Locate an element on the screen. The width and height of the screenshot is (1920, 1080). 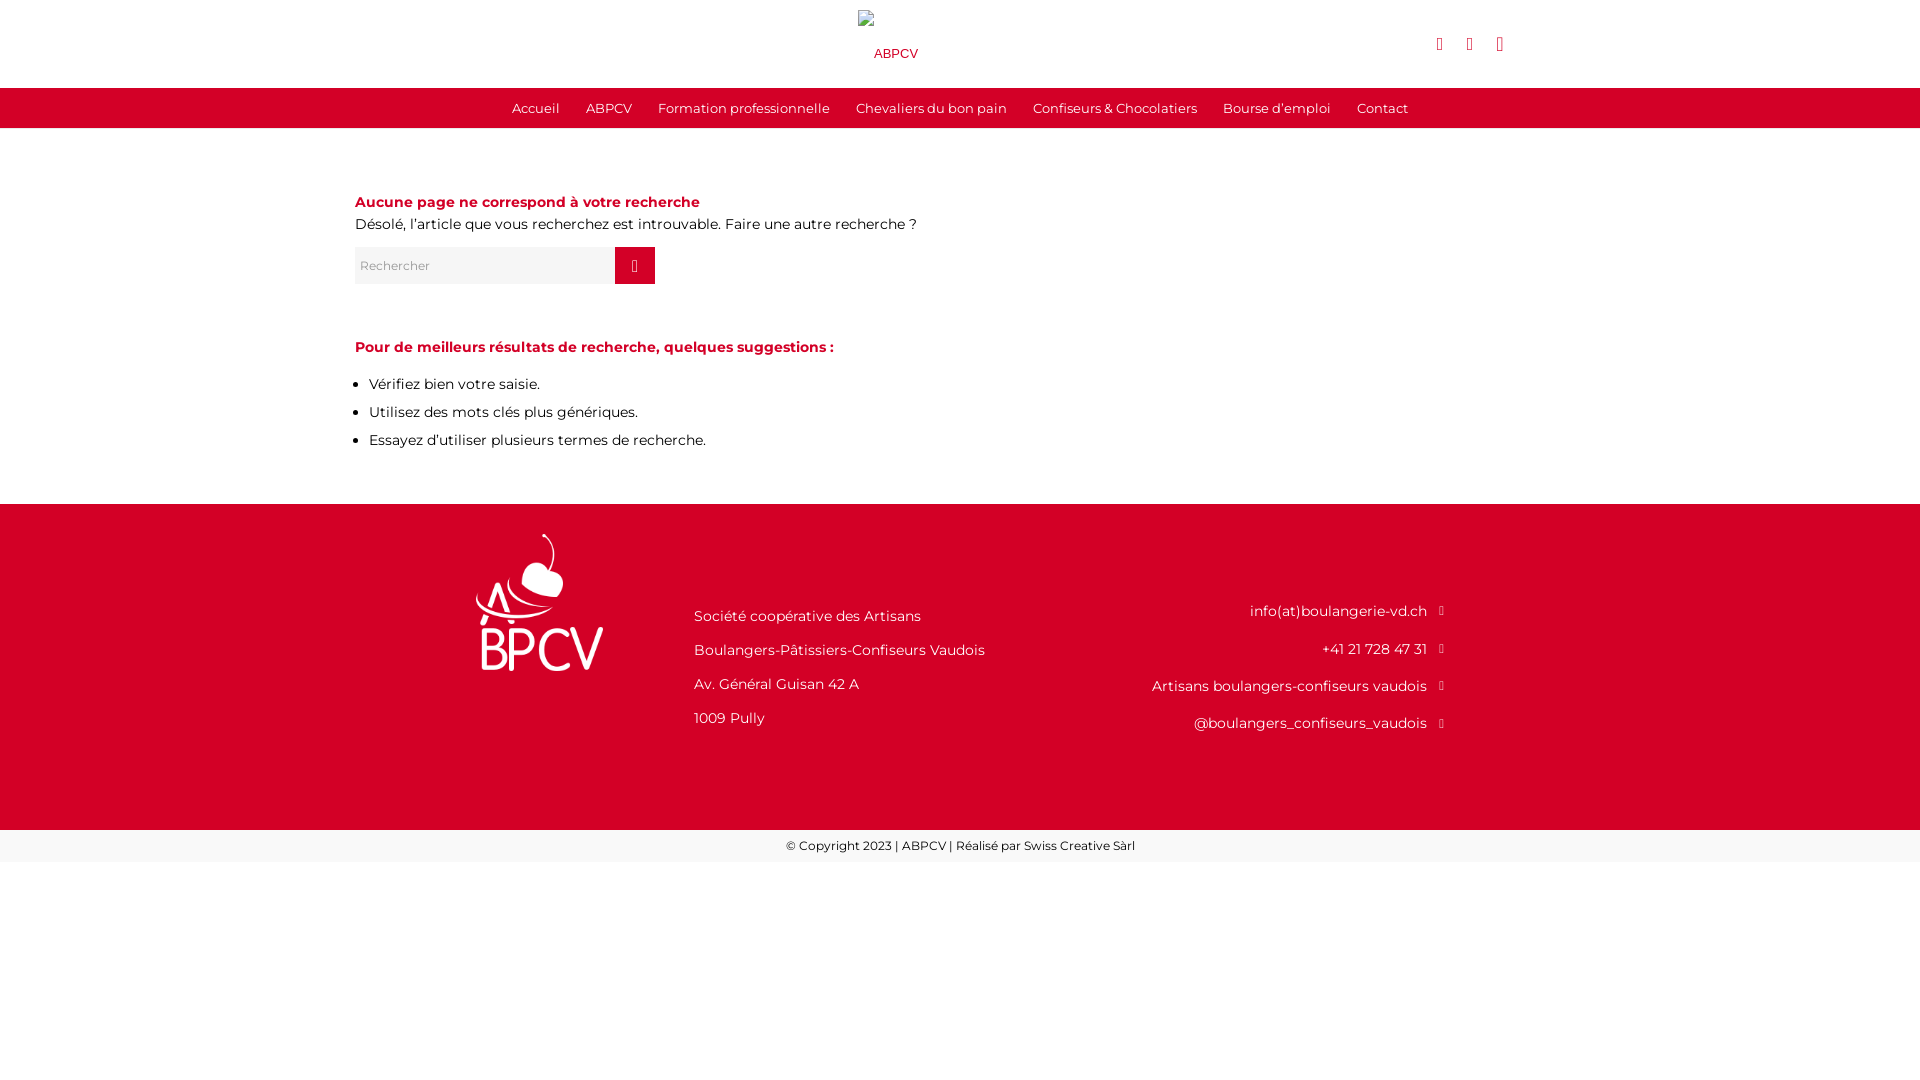
'+41 21 728 47 31' is located at coordinates (1261, 648).